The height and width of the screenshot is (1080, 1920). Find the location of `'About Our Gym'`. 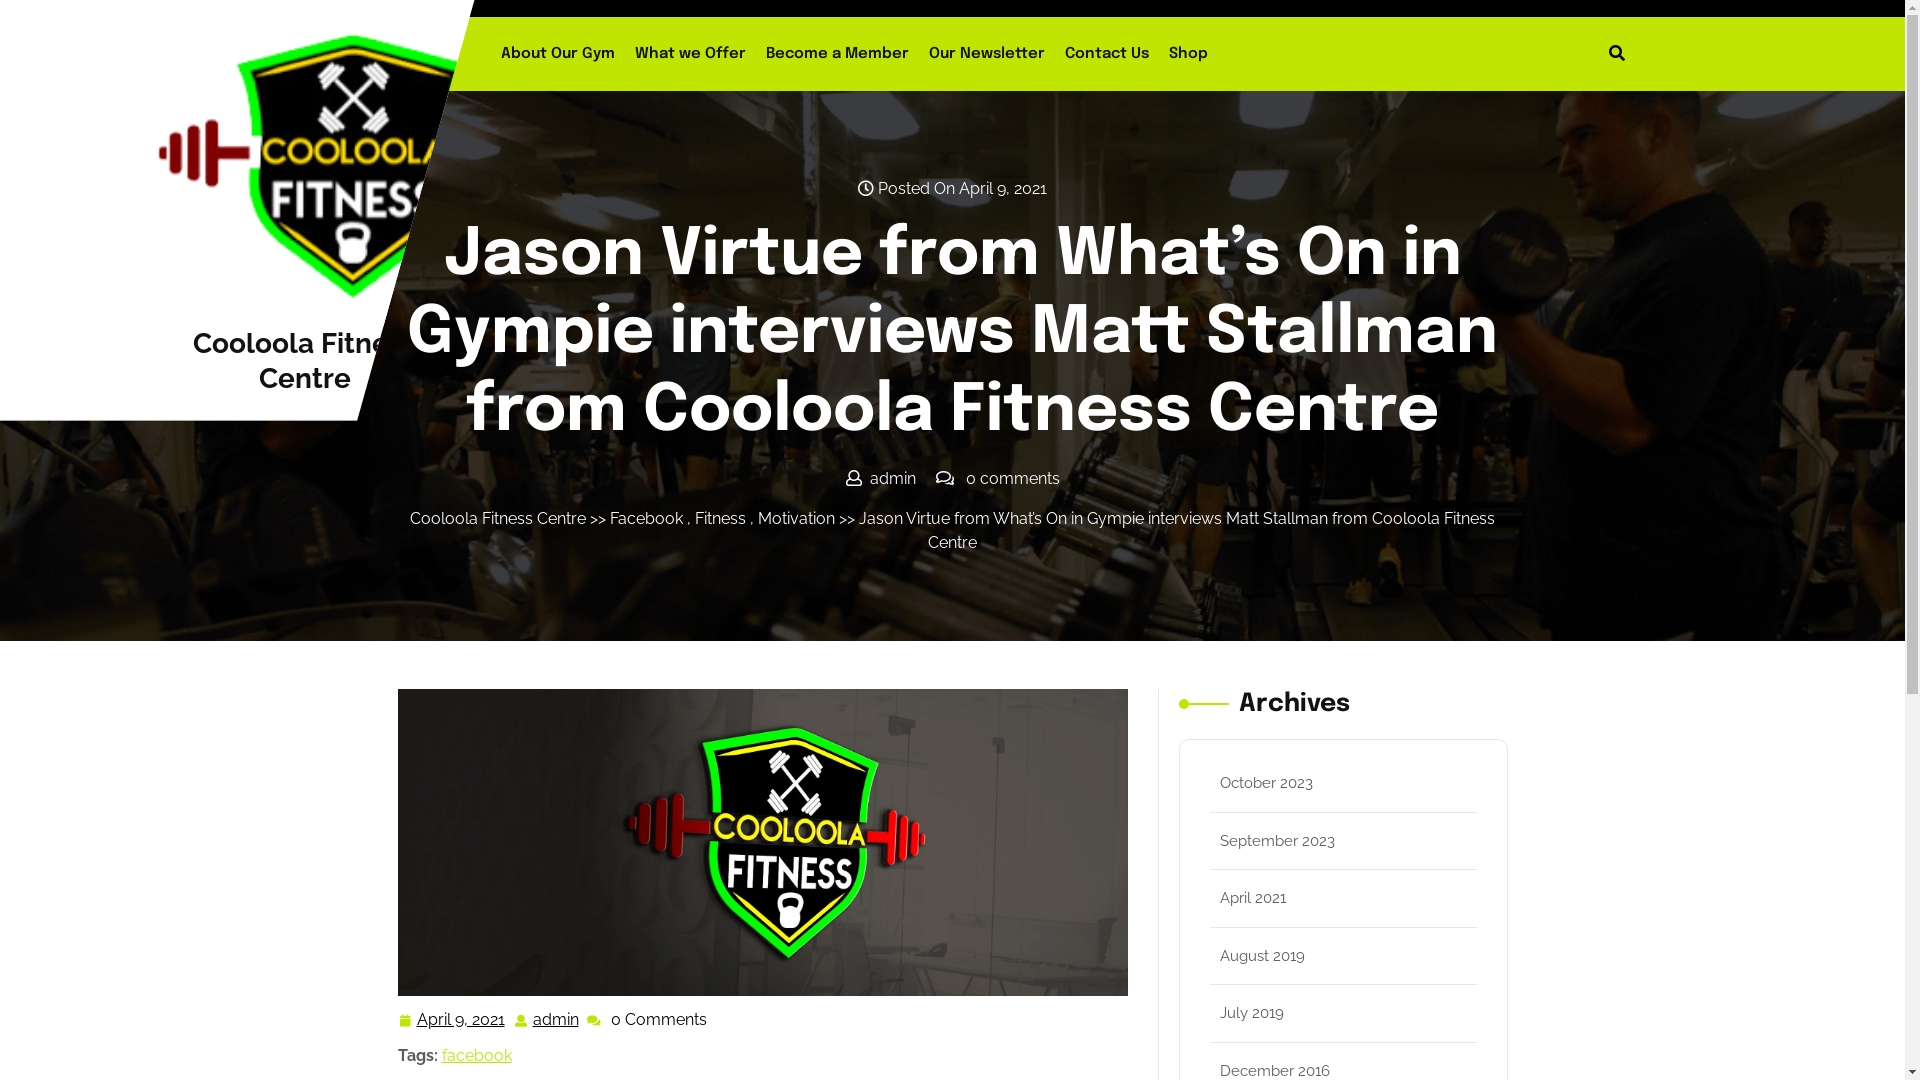

'About Our Gym' is located at coordinates (557, 52).